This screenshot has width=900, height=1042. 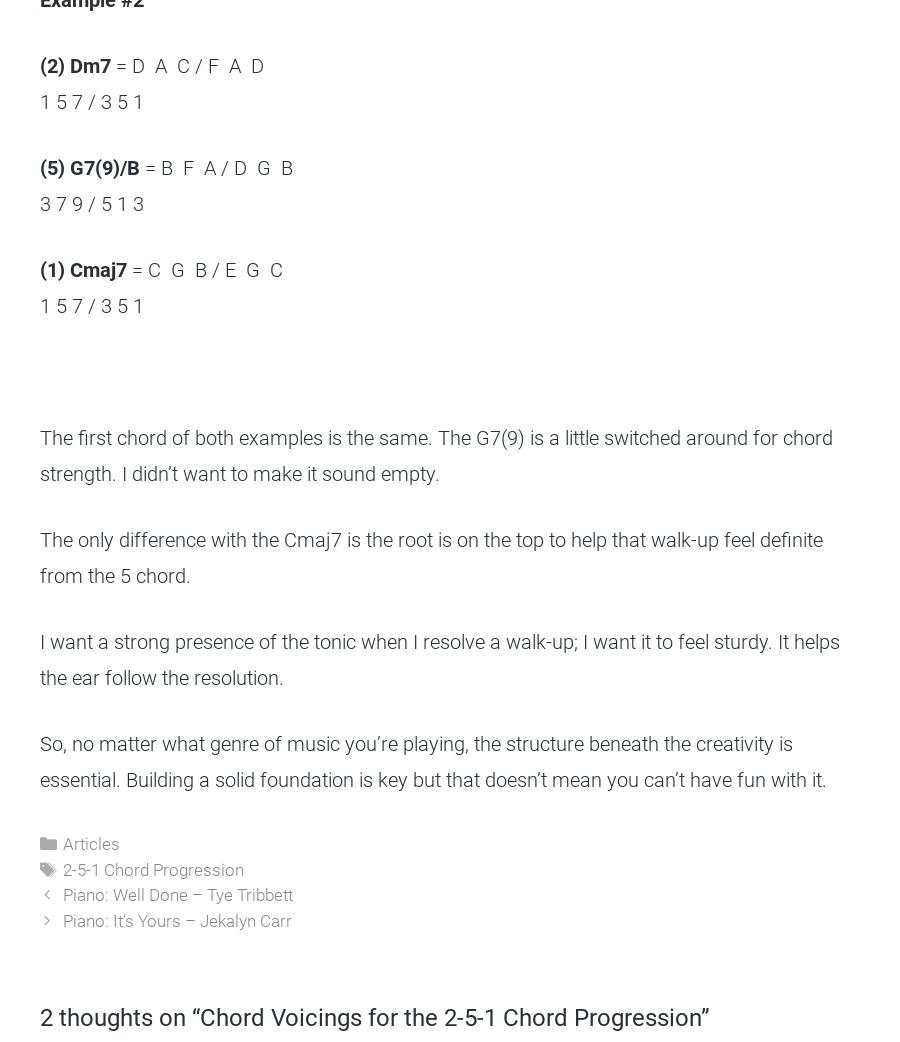 What do you see at coordinates (216, 167) in the screenshot?
I see `'= B  F  A / D  G  B'` at bounding box center [216, 167].